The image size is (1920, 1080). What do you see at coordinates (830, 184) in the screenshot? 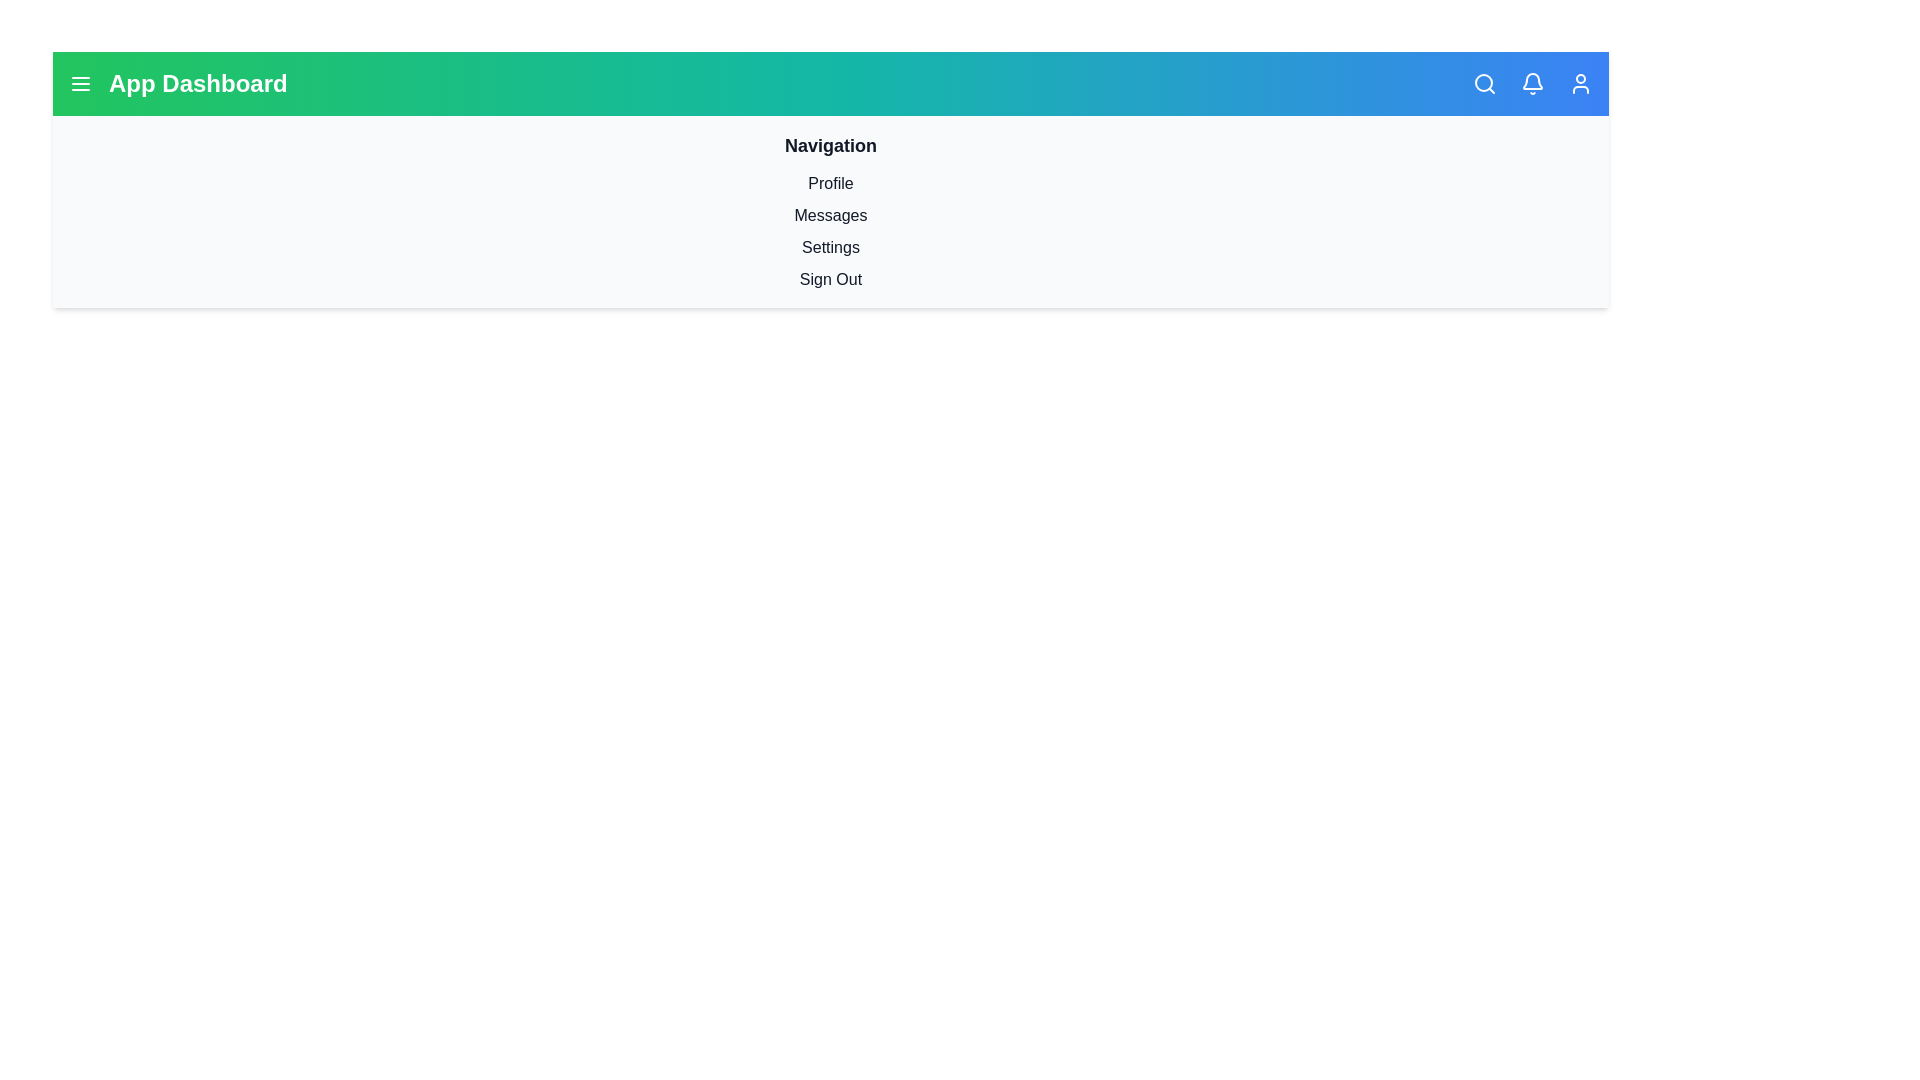
I see `the menu item labeled Profile to navigate to the respective section` at bounding box center [830, 184].